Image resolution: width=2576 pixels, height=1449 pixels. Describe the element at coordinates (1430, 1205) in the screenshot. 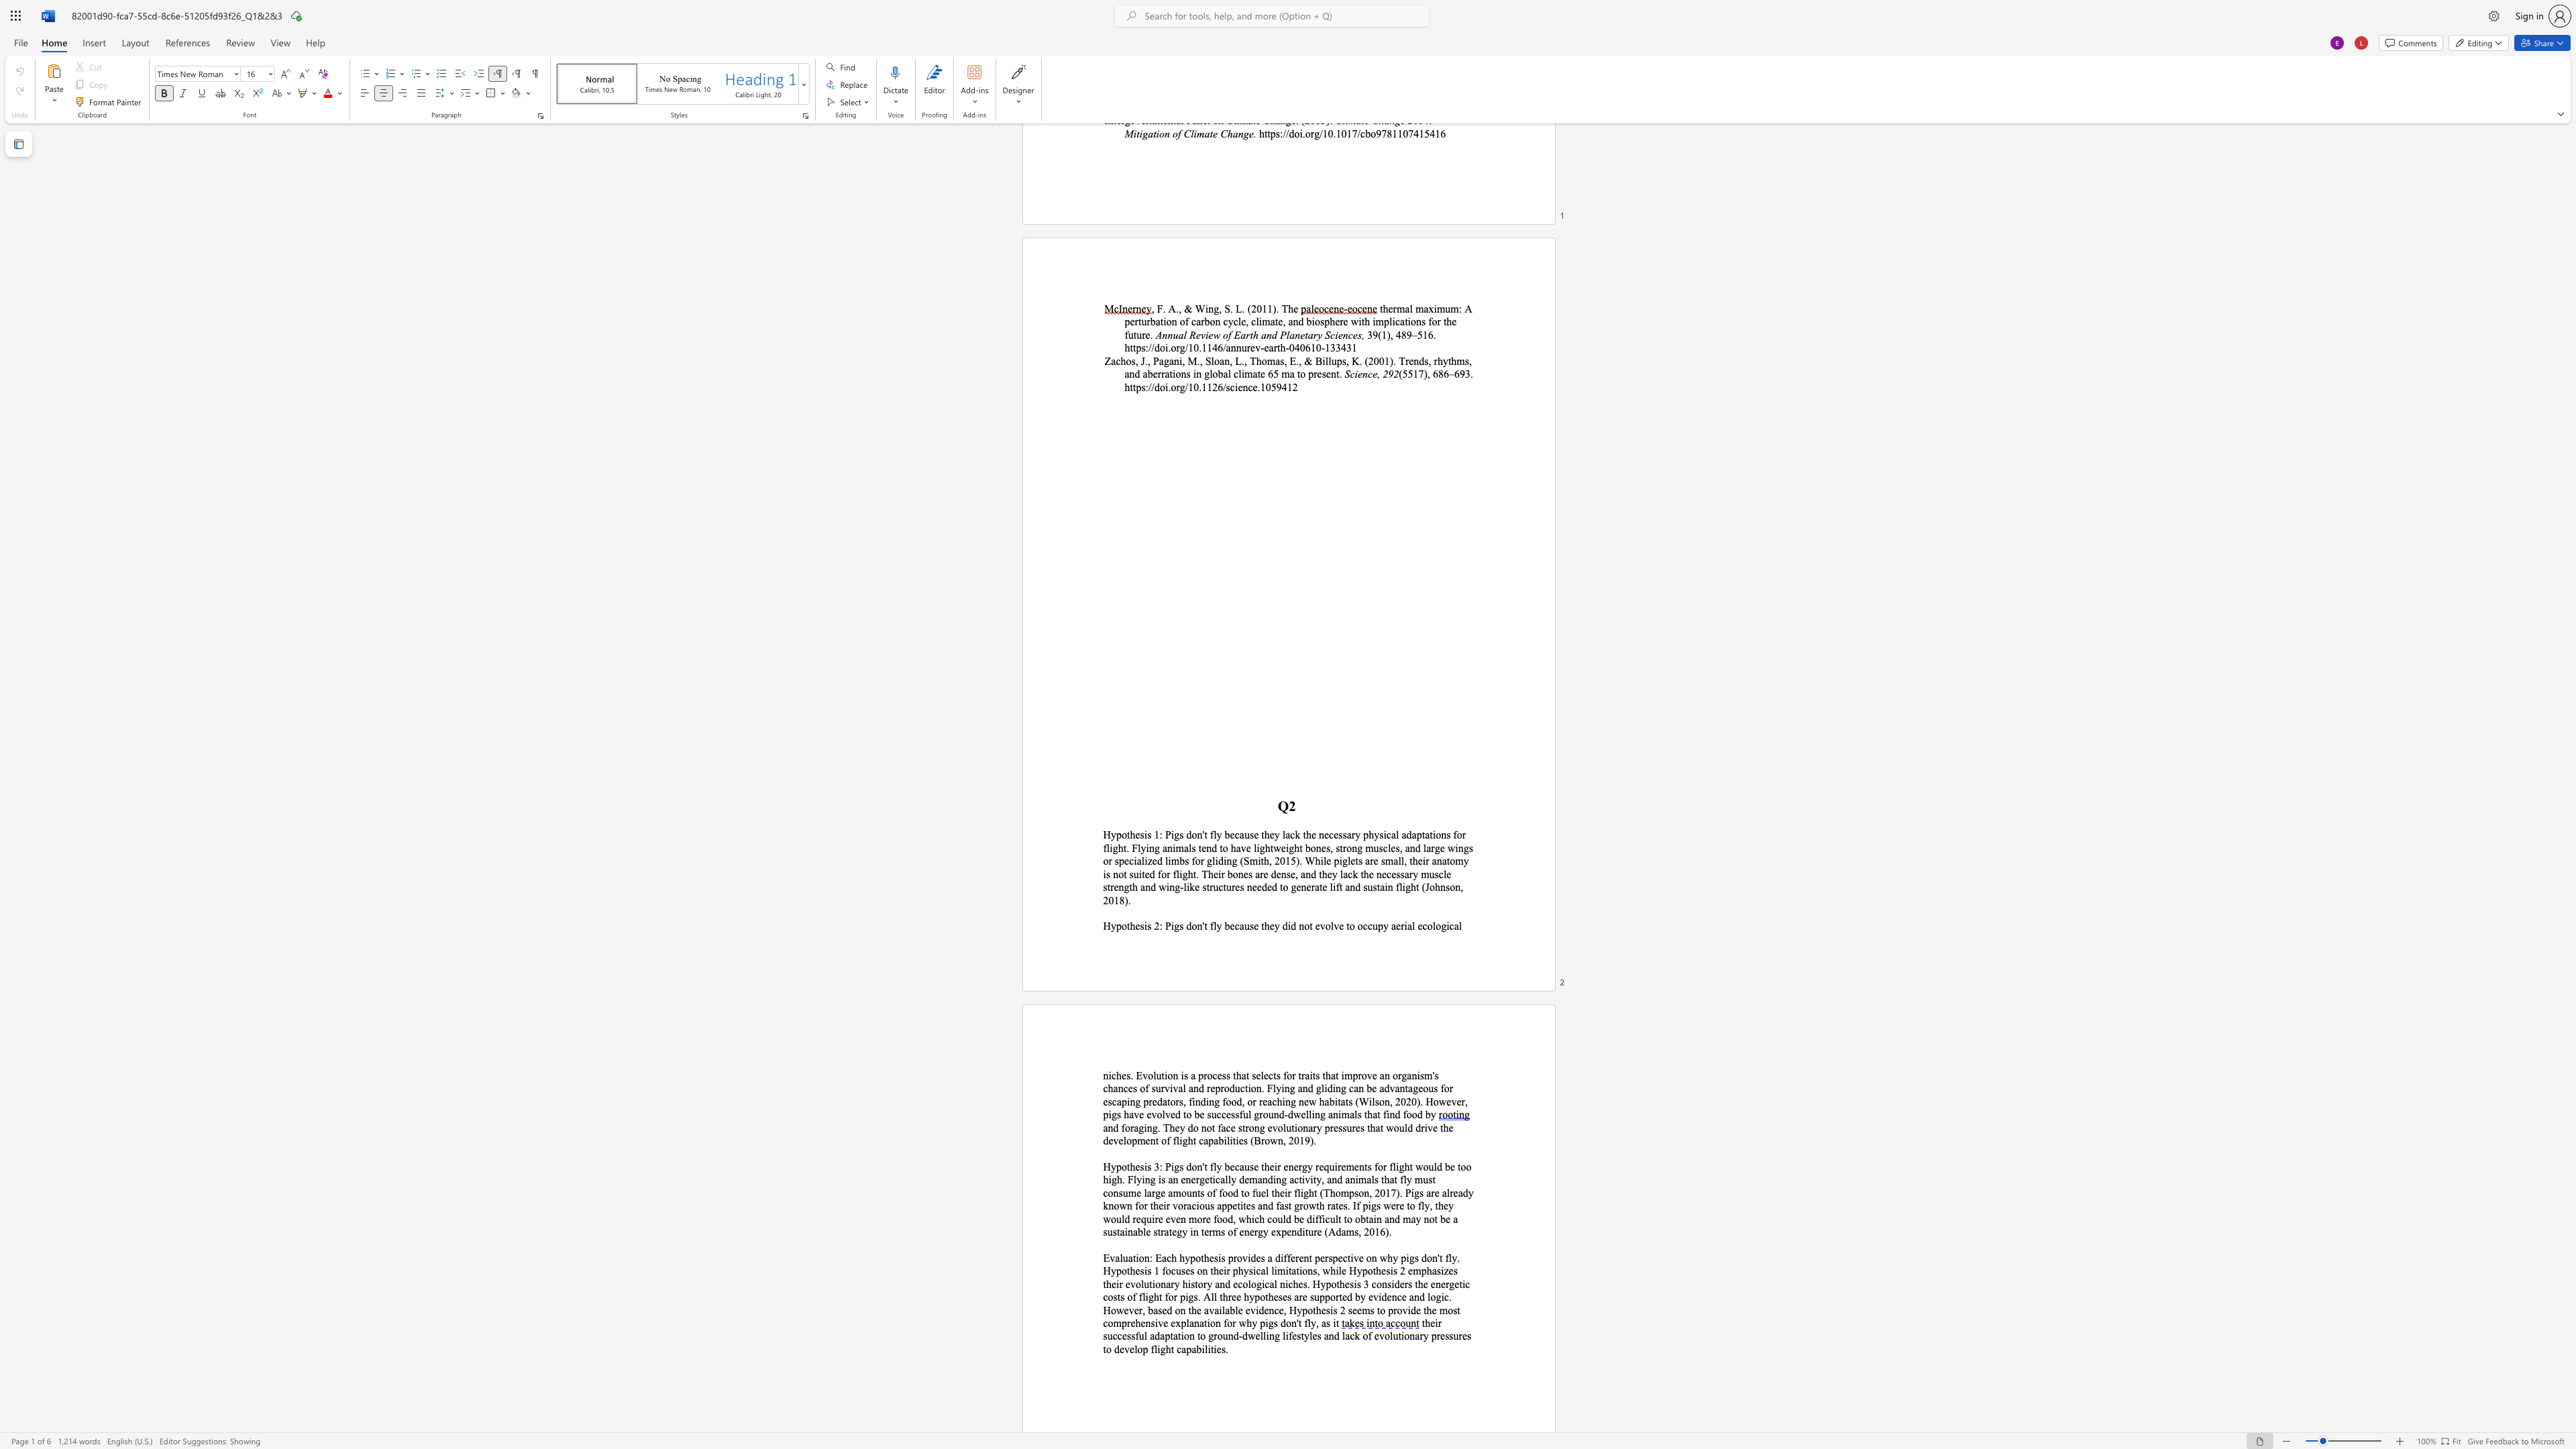

I see `the subset text ", they" within the text "of food to fuel their flight (Thompson, 2017). Pigs are already known for their voracious appetites and fast growth rates. If pigs were to fly, they would"` at that location.